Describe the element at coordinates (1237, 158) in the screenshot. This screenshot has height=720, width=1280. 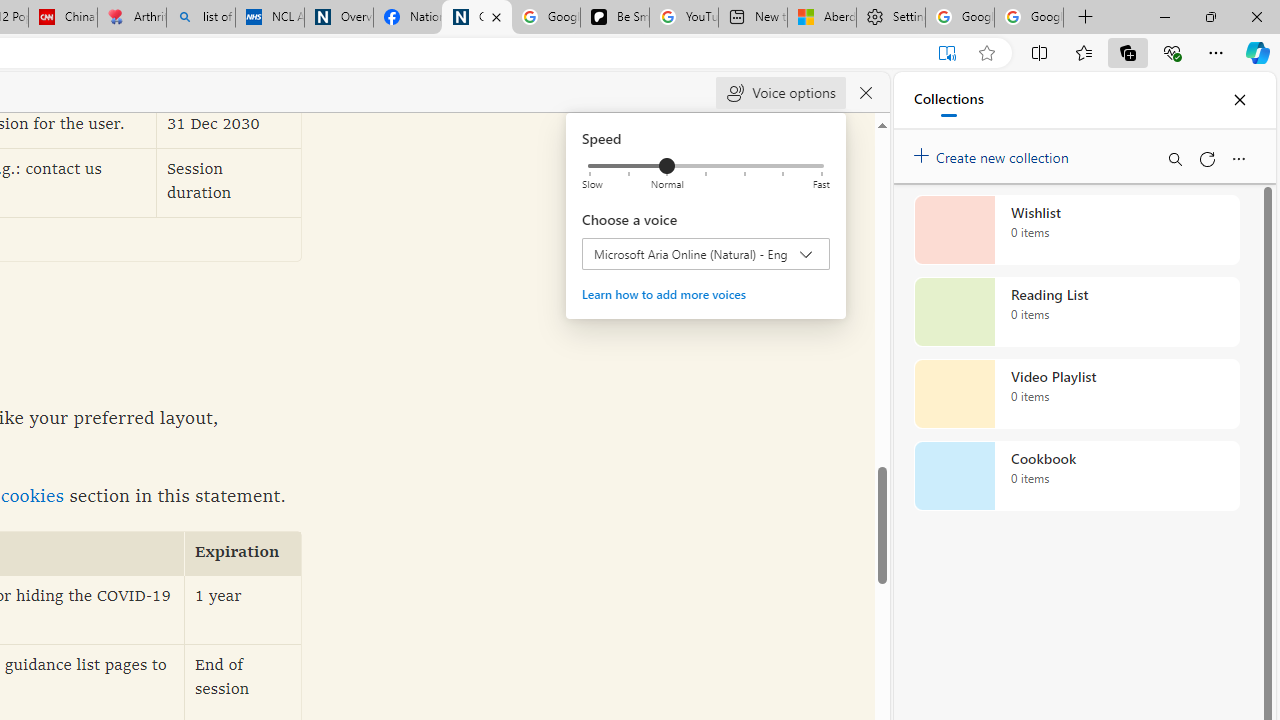
I see `'More options menu'` at that location.